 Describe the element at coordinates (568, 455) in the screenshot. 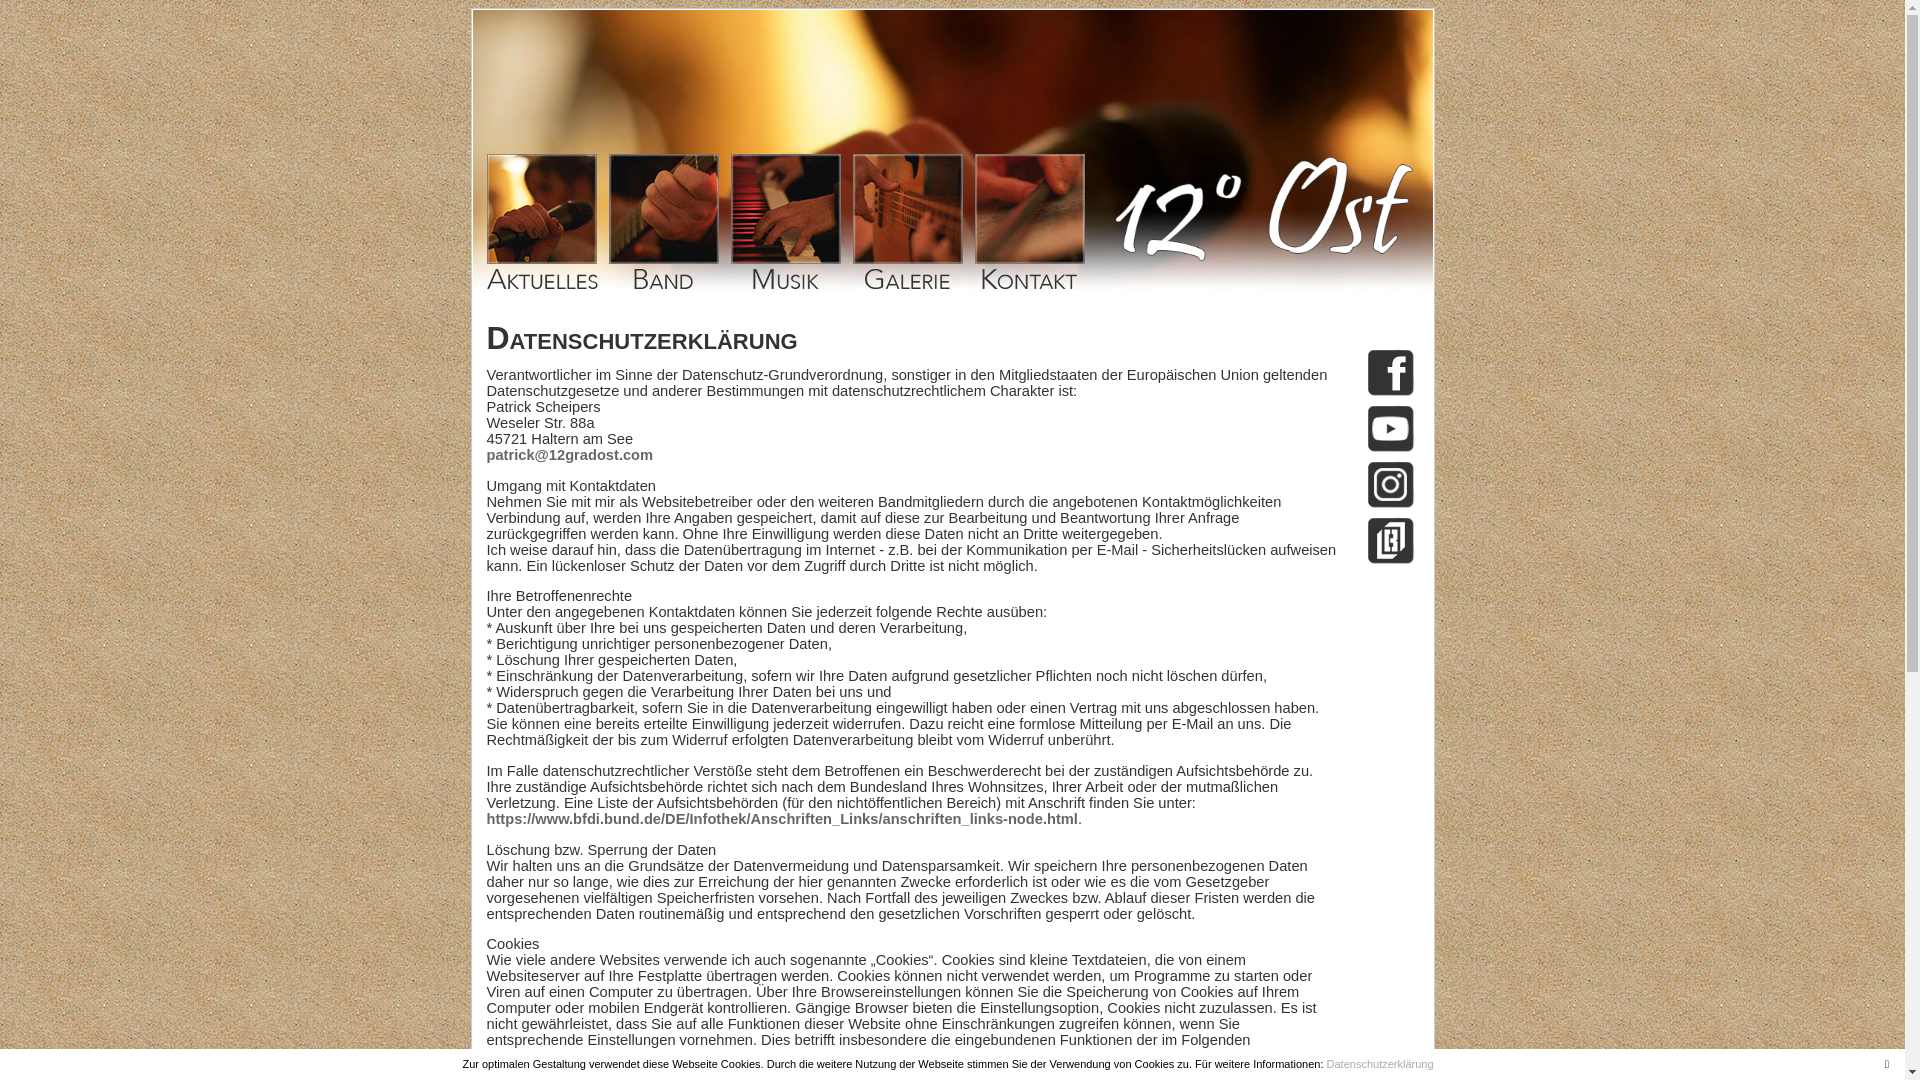

I see `'patrick@12gradost.com'` at that location.